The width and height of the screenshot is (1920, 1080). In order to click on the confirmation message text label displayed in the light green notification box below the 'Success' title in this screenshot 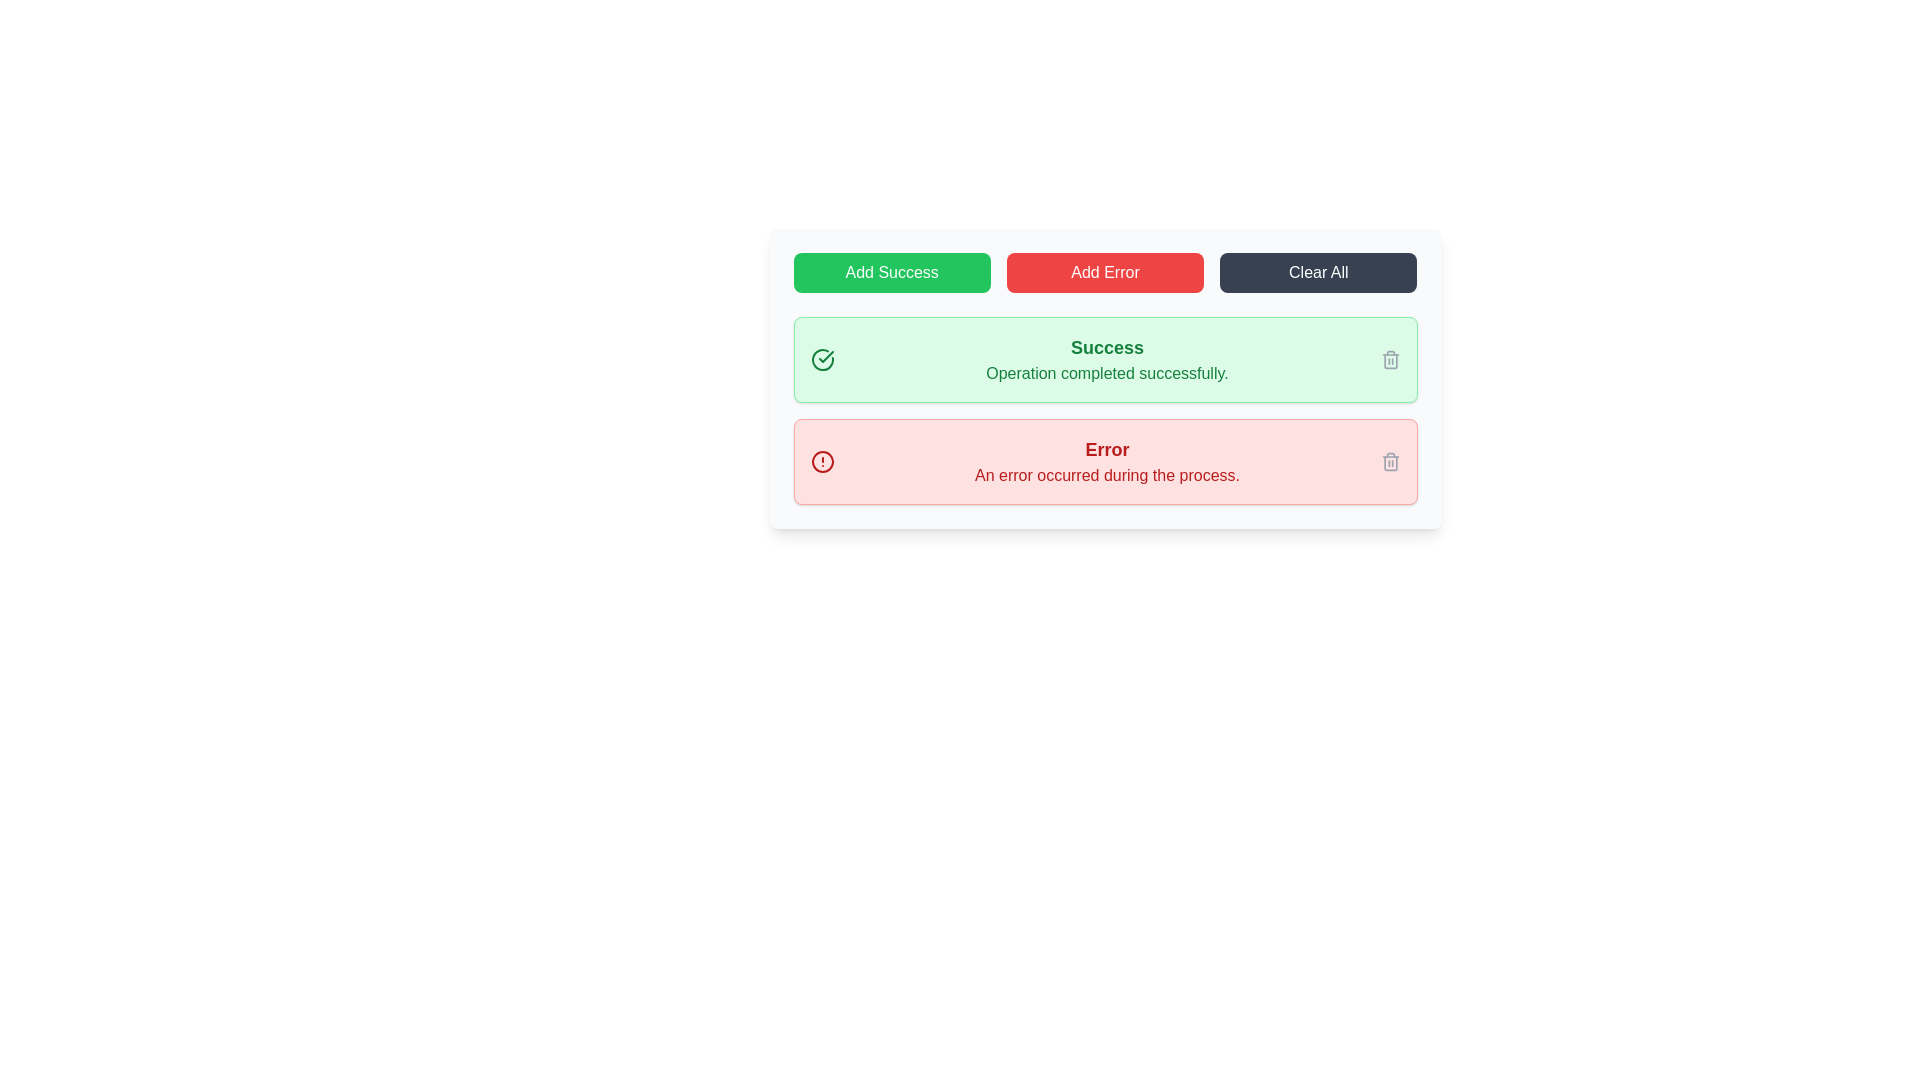, I will do `click(1106, 374)`.